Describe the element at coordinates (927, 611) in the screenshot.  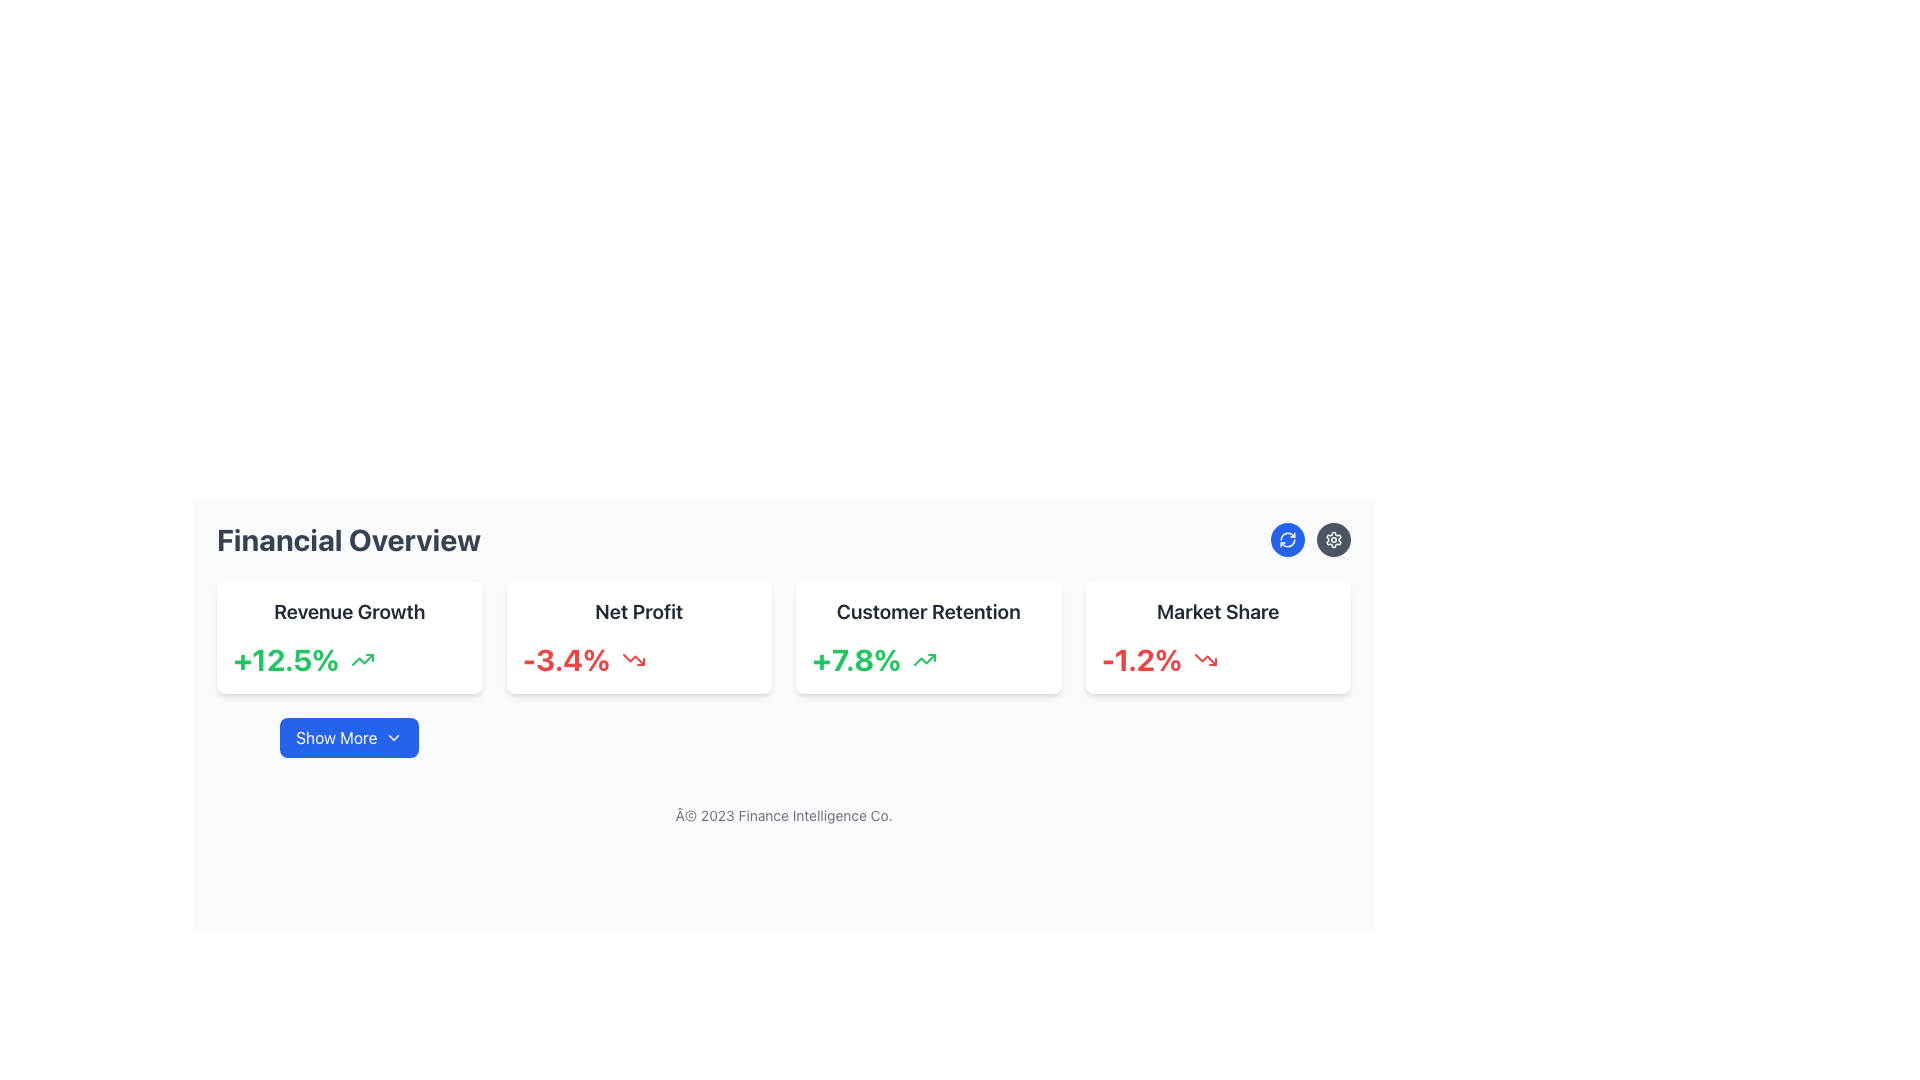
I see `the text label that identifies the card as pertaining to 'Customer Retention', which is positioned at the top of its card interface` at that location.